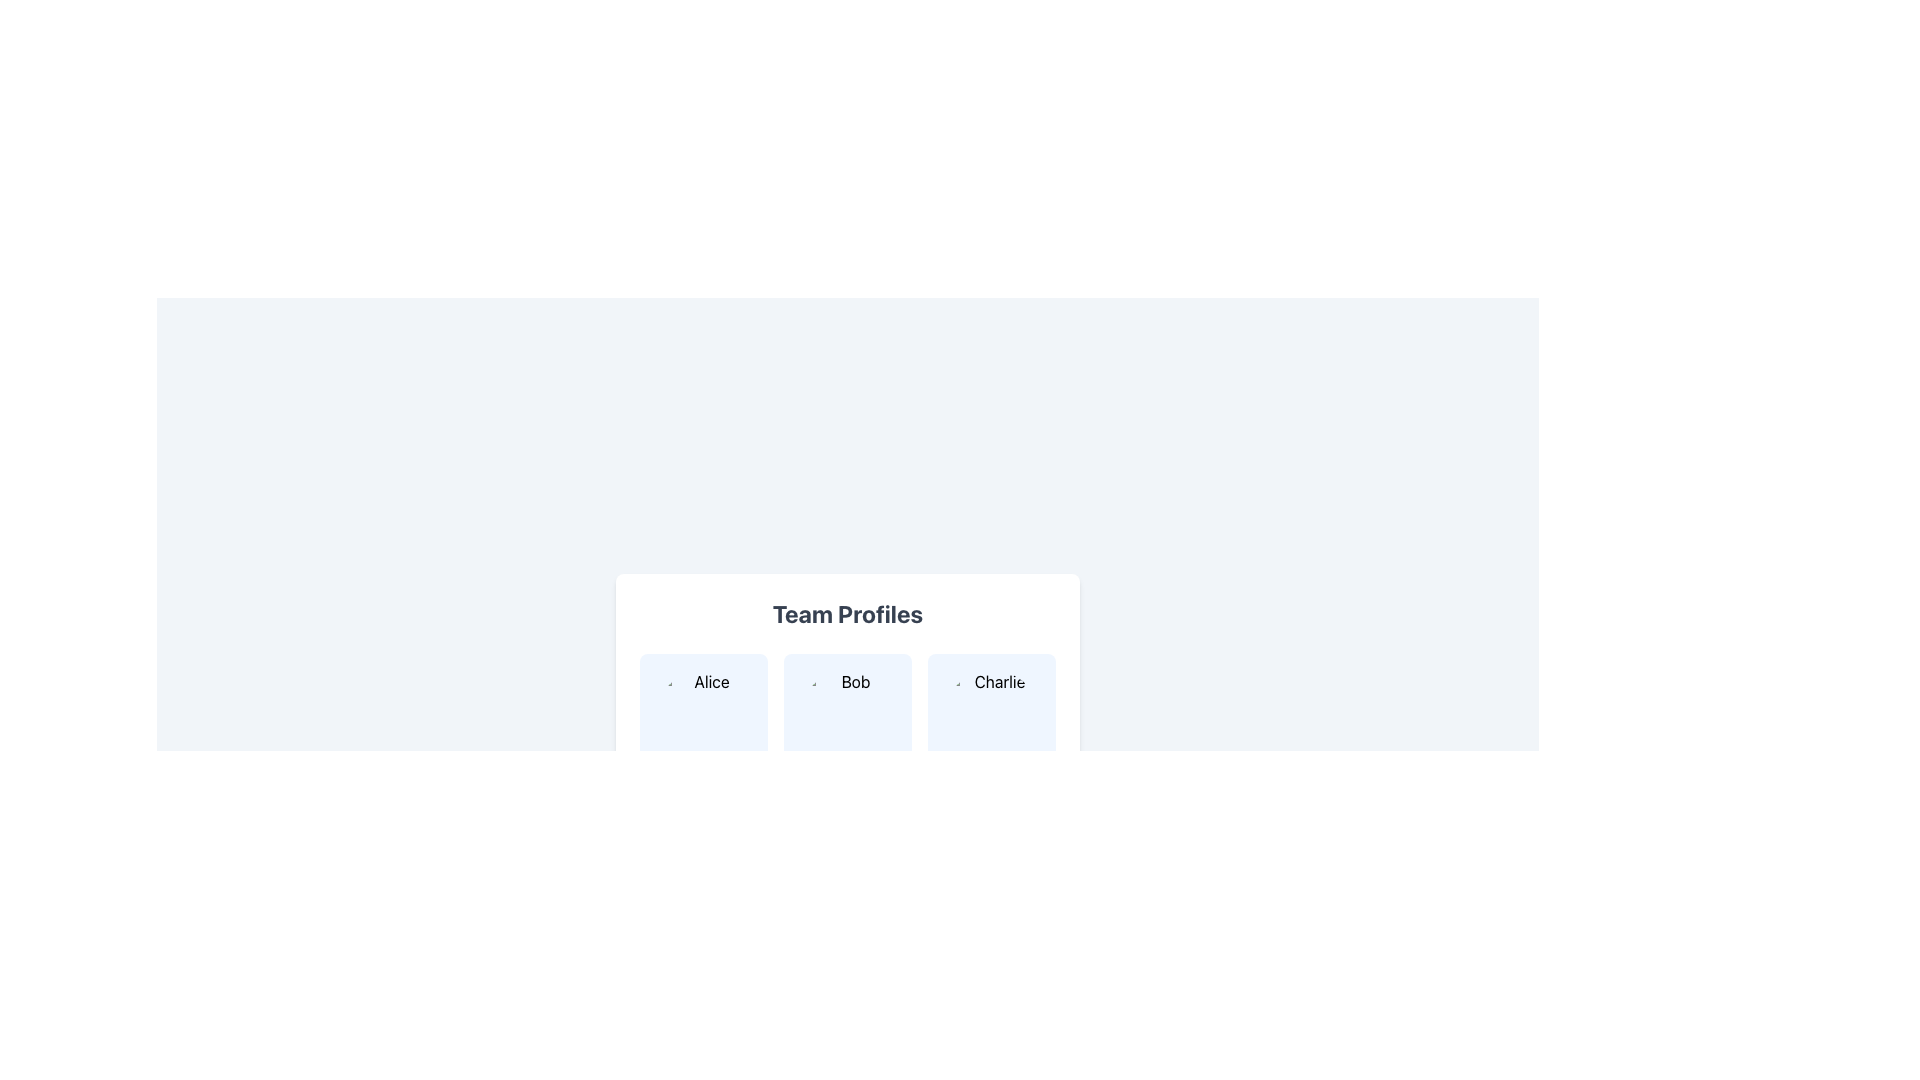 The image size is (1920, 1080). What do you see at coordinates (992, 716) in the screenshot?
I see `the profile picture for 'Charlie' located in the 'Team Profiles' grid` at bounding box center [992, 716].